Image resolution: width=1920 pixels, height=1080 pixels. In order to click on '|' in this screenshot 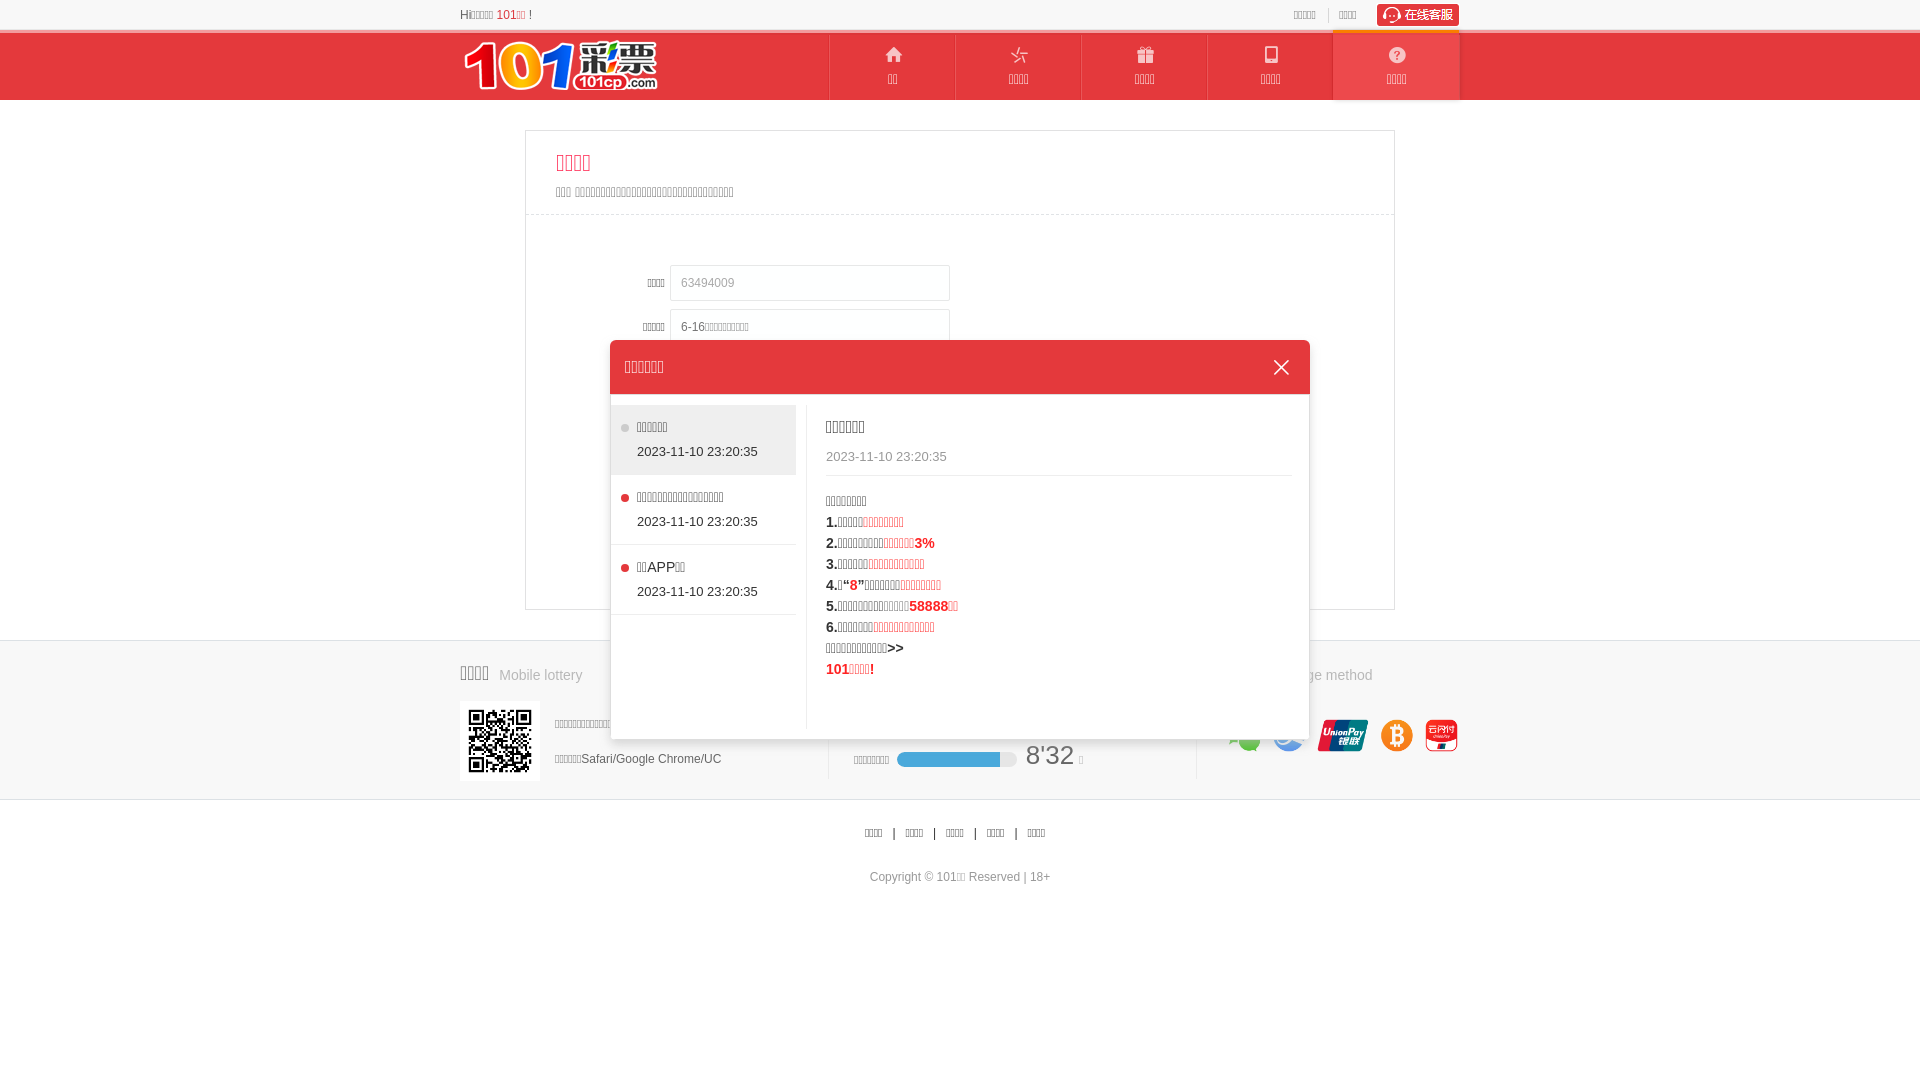, I will do `click(974, 833)`.